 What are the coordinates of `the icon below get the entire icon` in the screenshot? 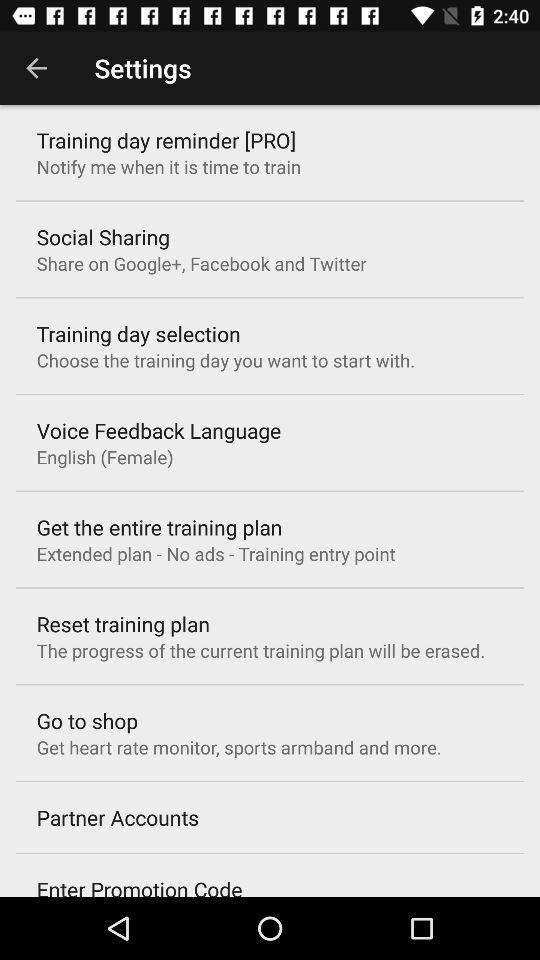 It's located at (215, 553).